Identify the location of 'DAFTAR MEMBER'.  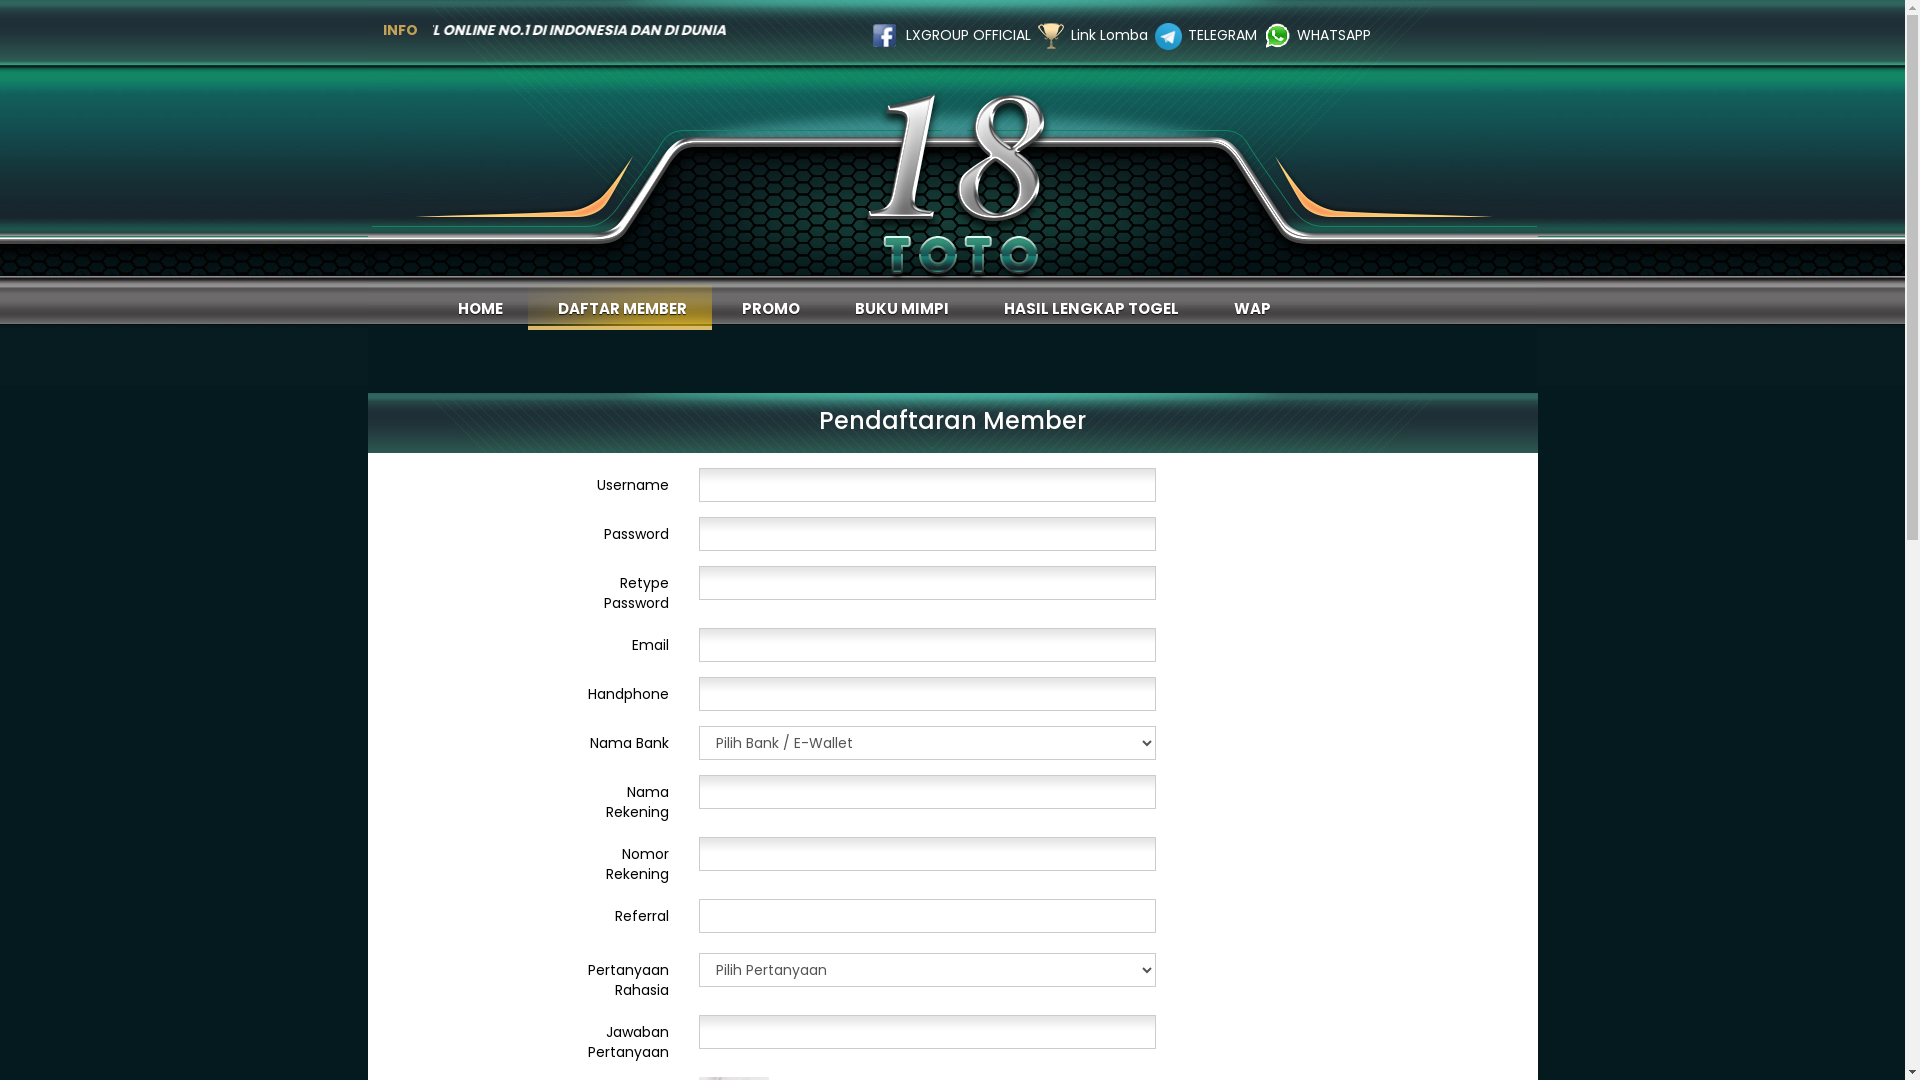
(618, 307).